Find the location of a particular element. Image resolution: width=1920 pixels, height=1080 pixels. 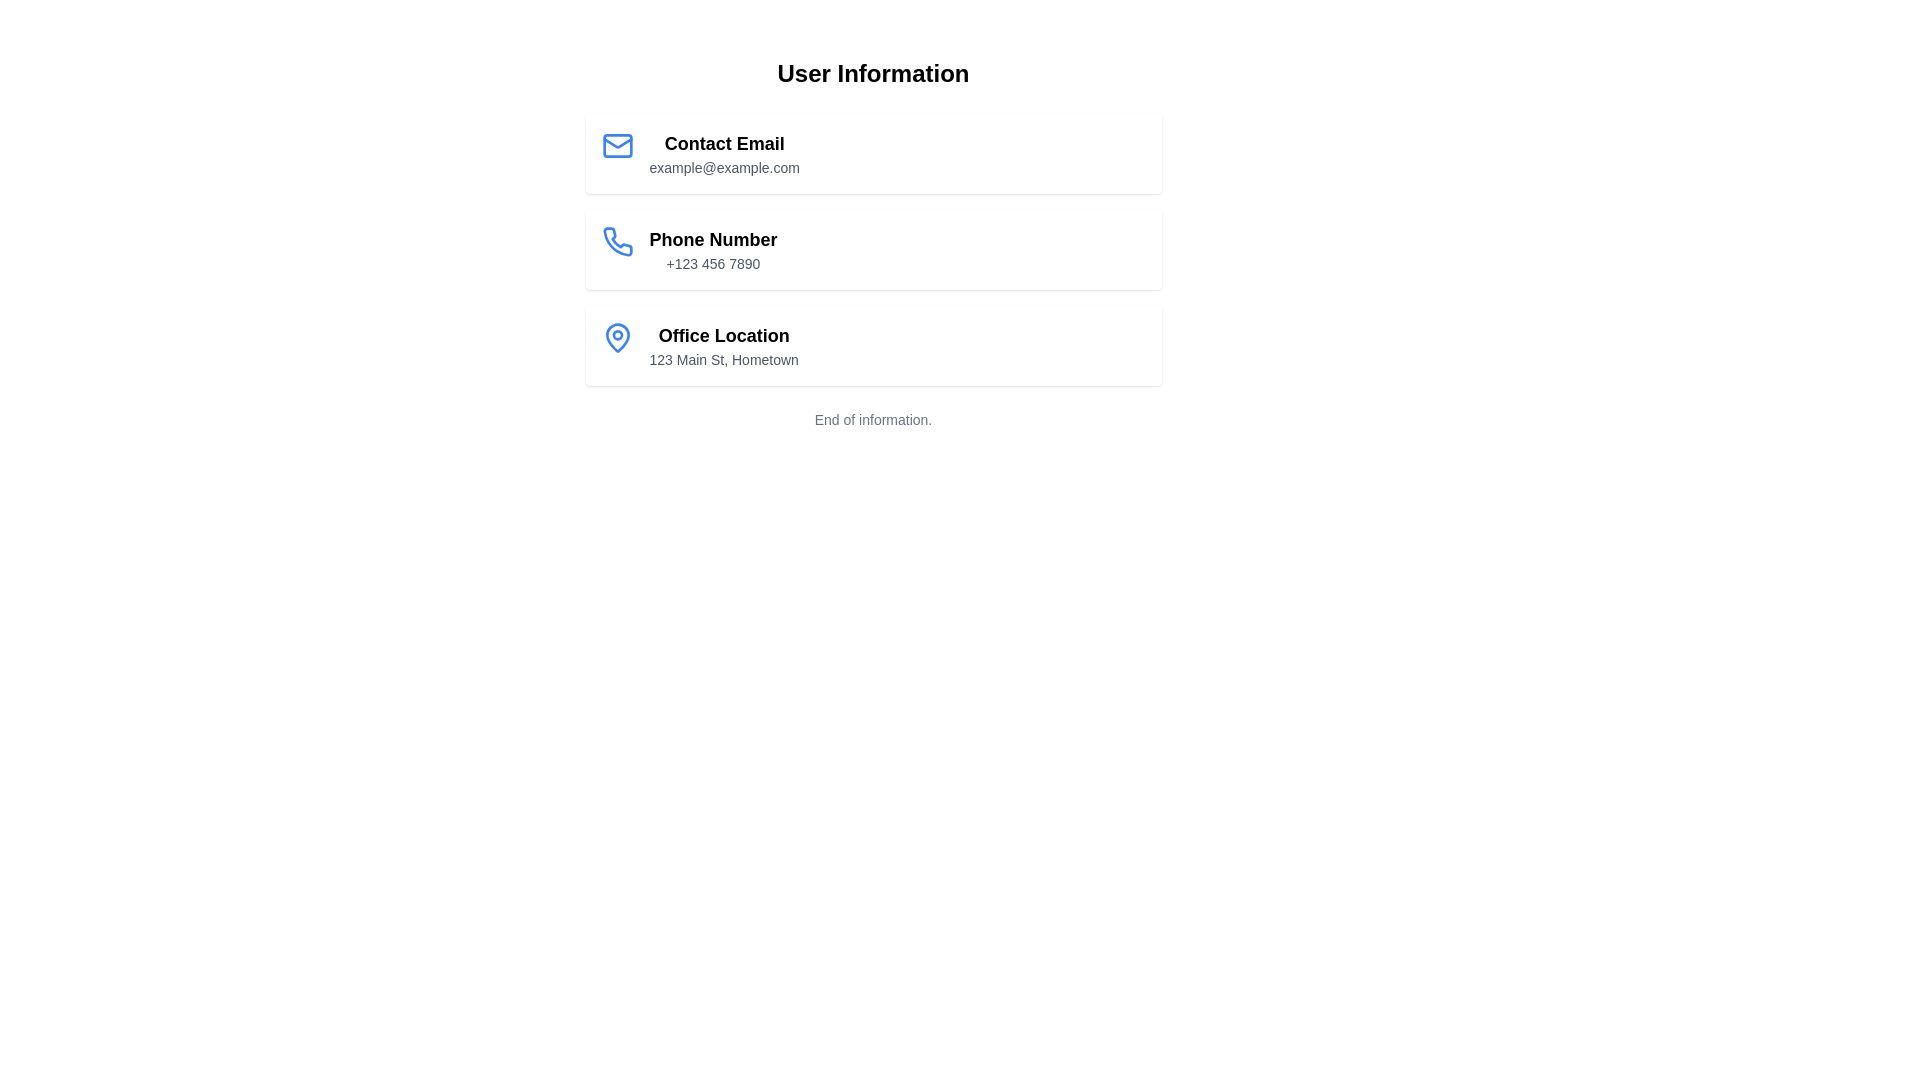

the text label header that serves as a title for the section, positioned centrally at the top of the layout is located at coordinates (873, 72).